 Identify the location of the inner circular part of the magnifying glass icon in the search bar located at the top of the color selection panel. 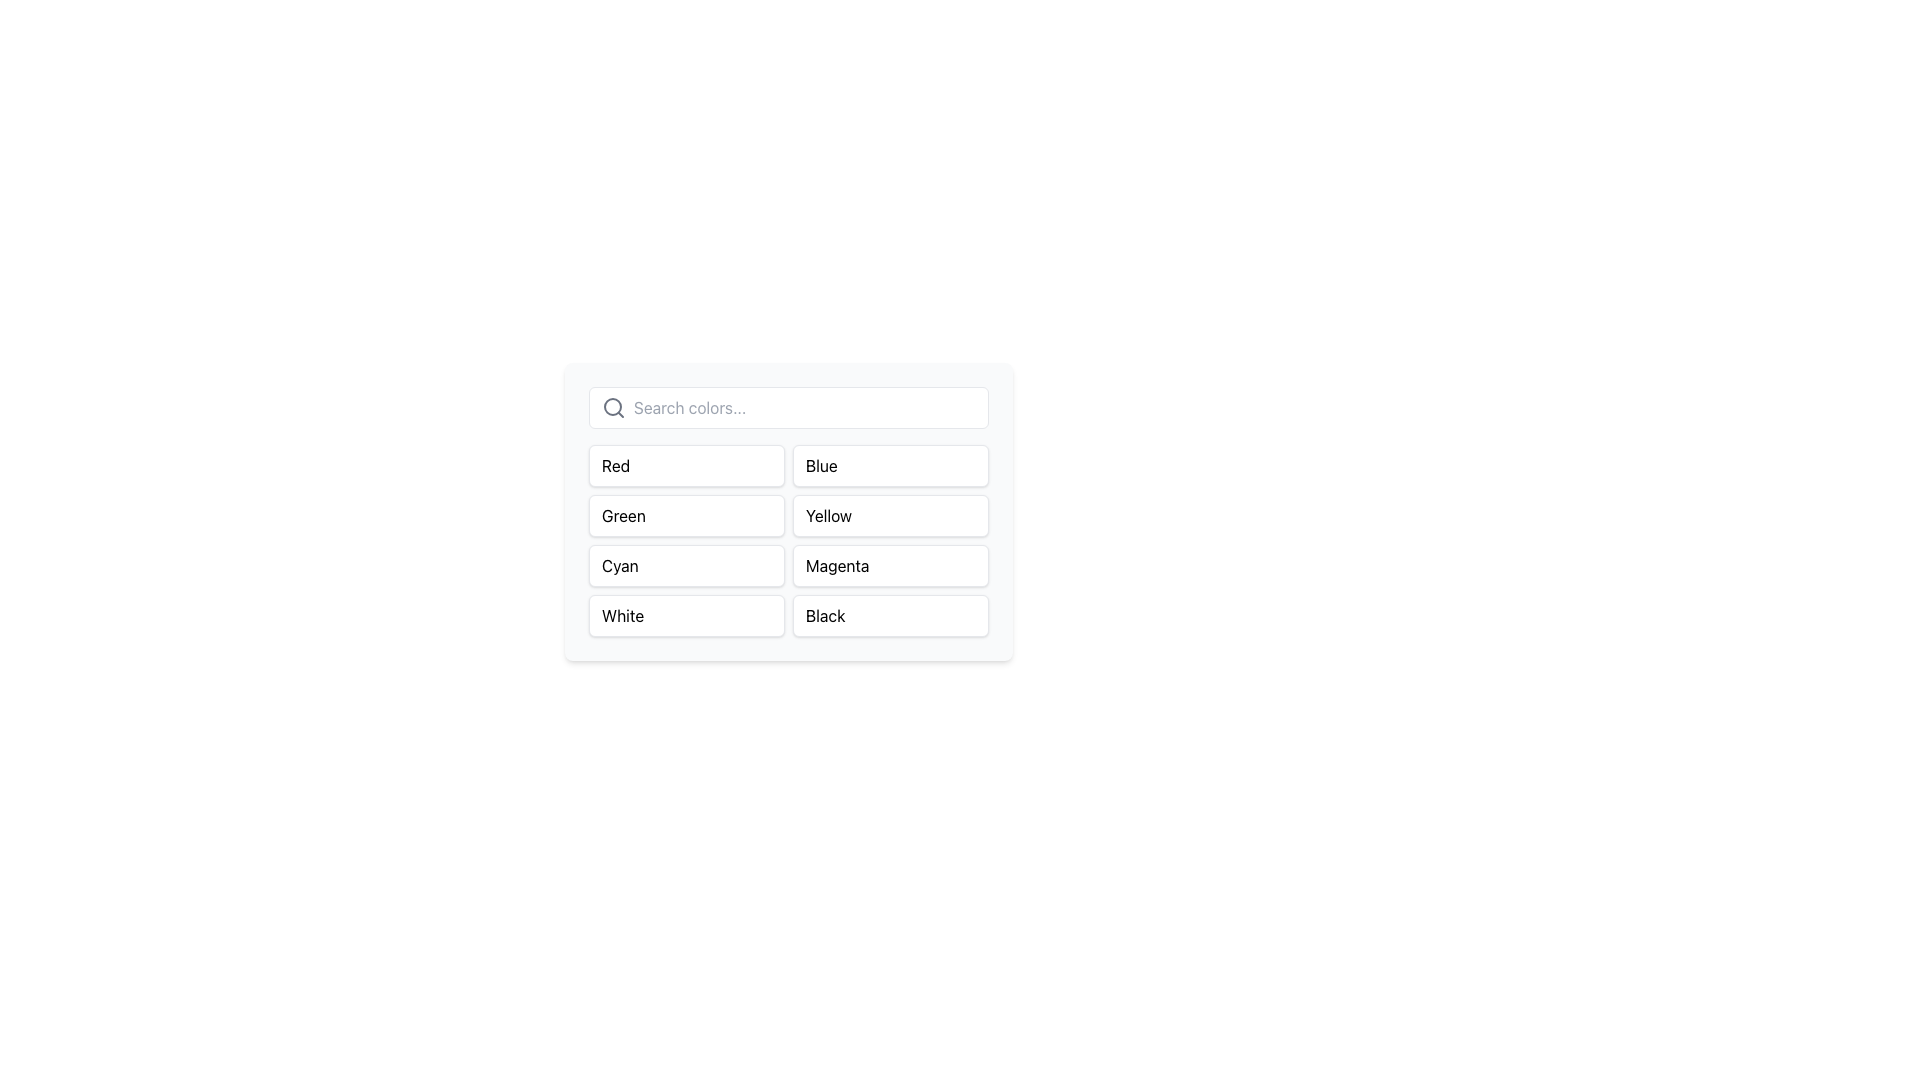
(612, 406).